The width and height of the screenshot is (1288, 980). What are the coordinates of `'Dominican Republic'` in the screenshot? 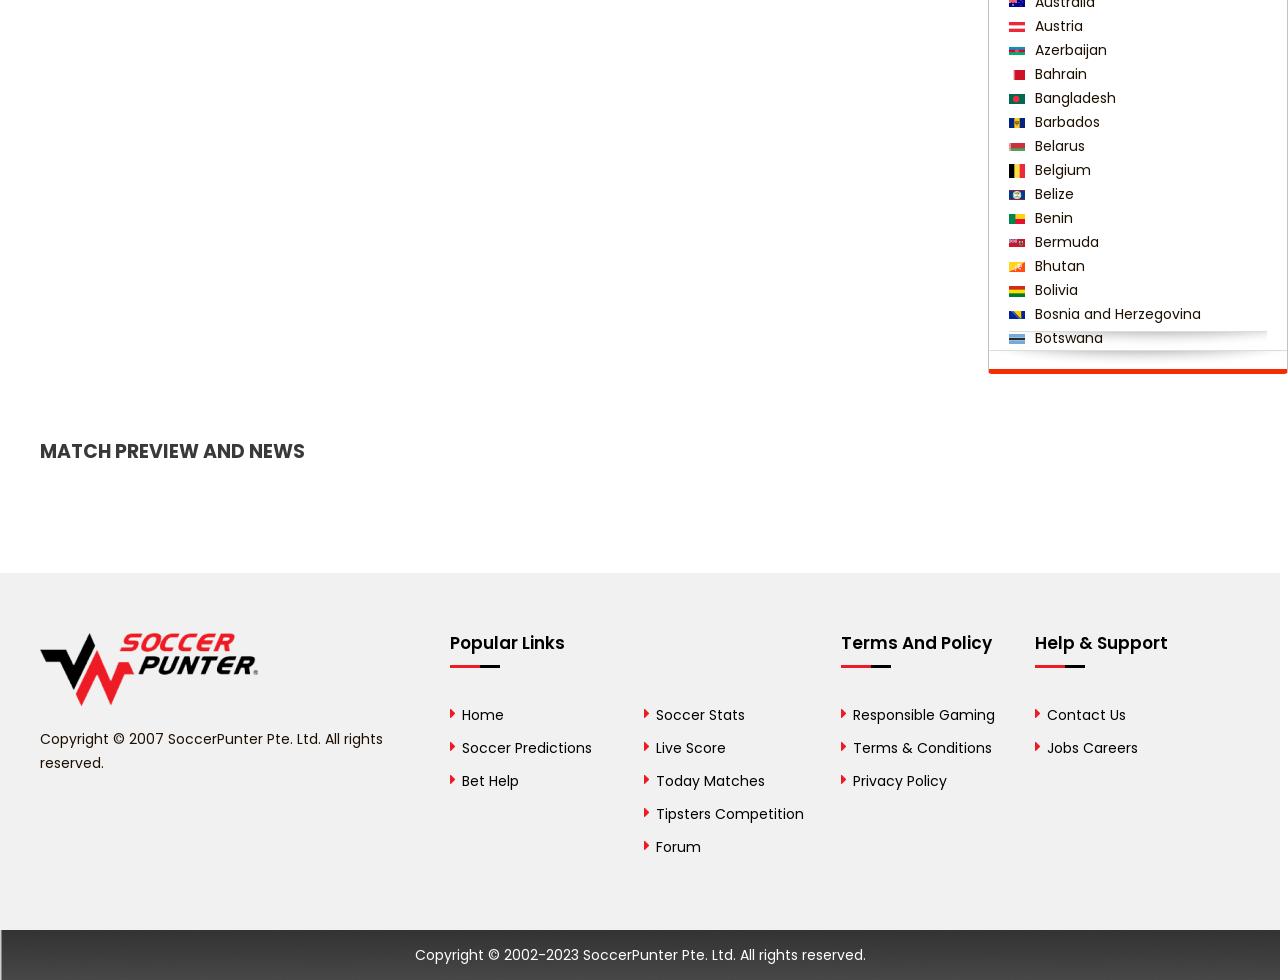 It's located at (1102, 914).